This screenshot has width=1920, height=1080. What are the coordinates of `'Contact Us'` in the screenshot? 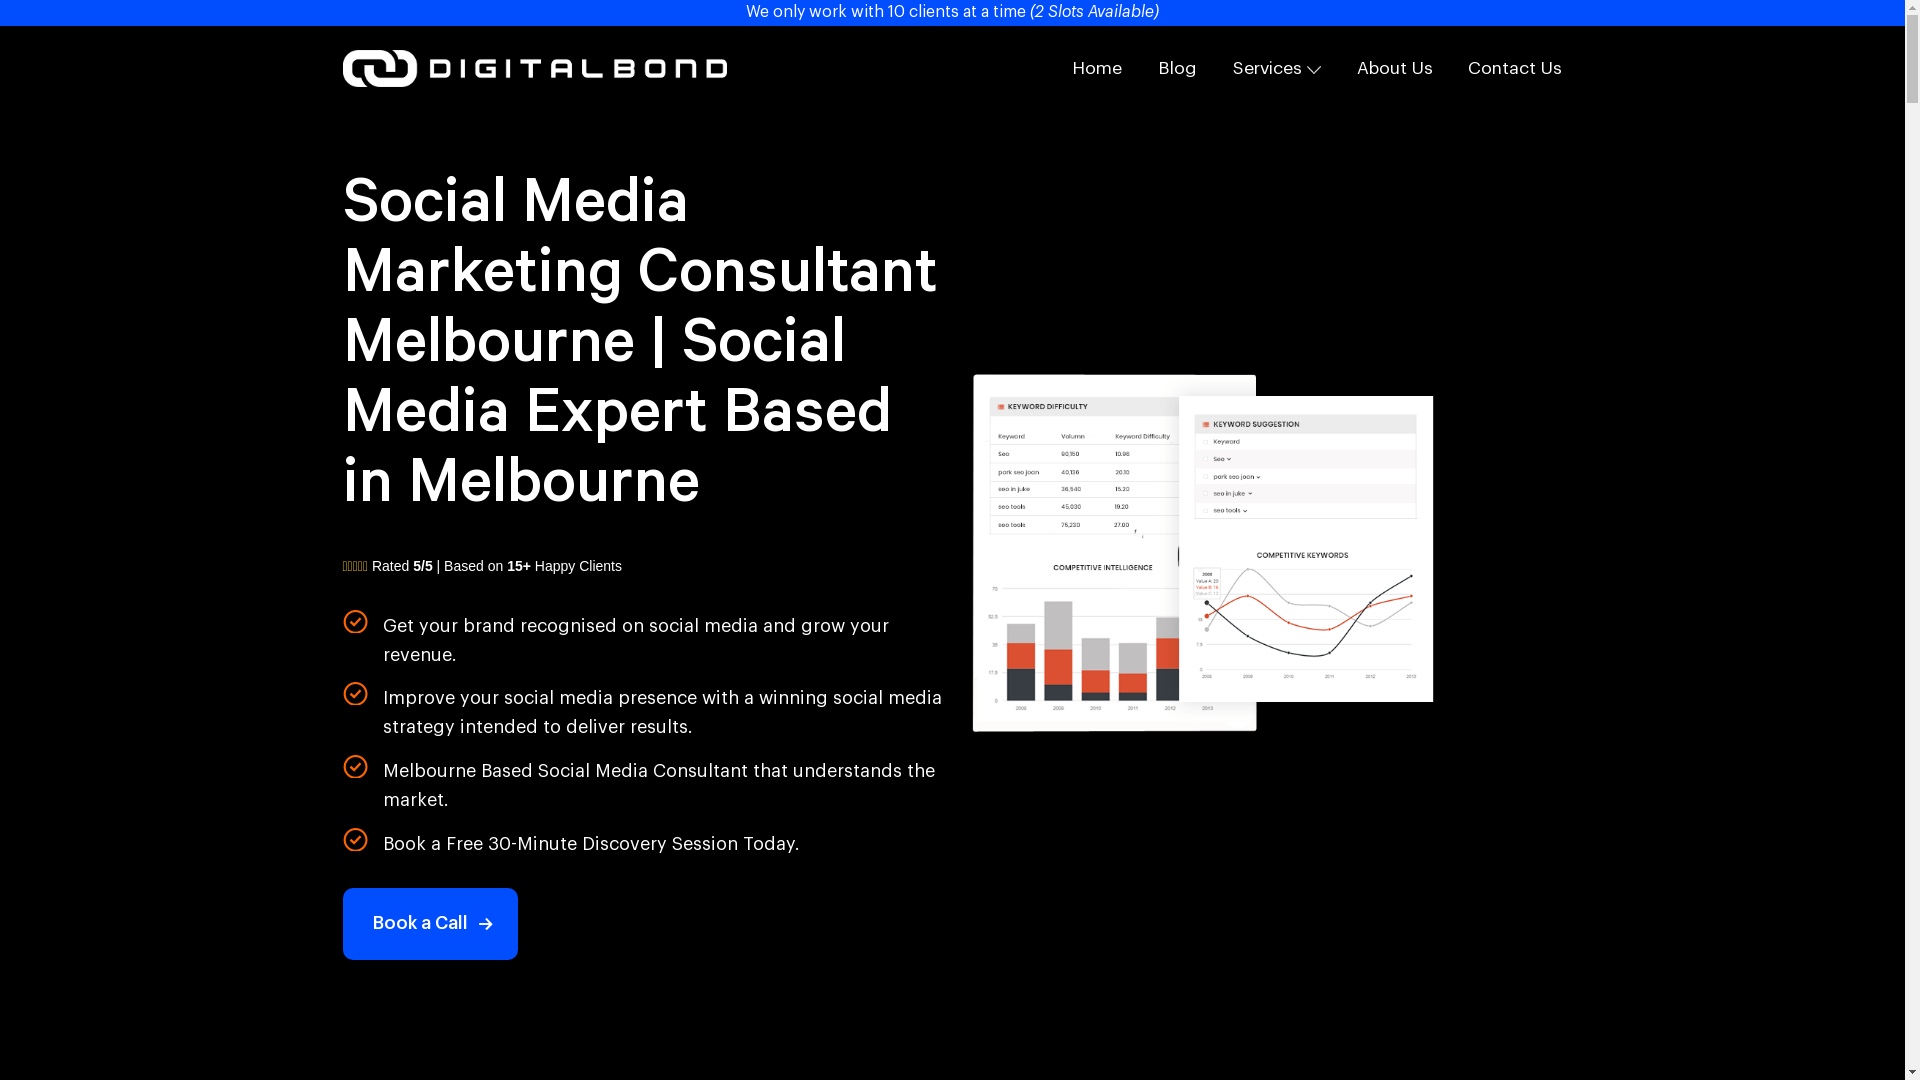 It's located at (1515, 67).